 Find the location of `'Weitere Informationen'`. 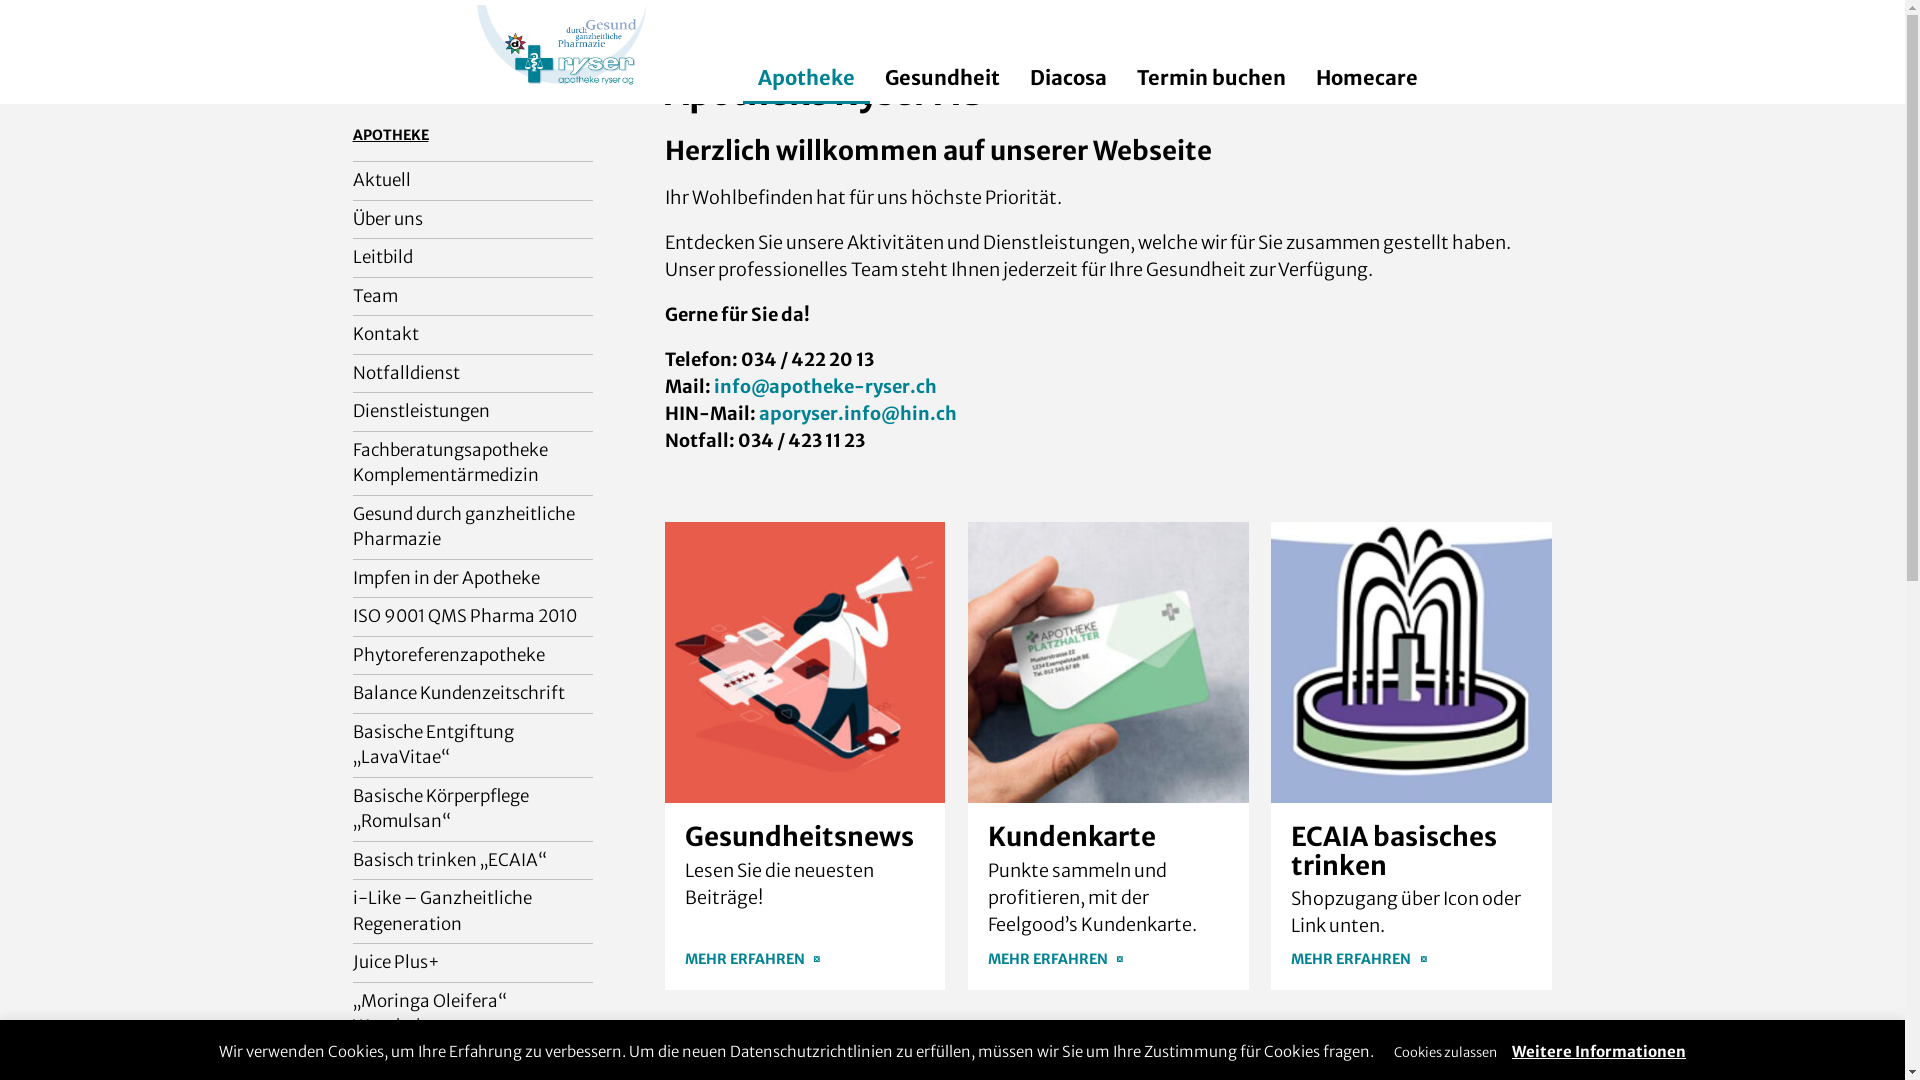

'Weitere Informationen' is located at coordinates (1597, 1050).